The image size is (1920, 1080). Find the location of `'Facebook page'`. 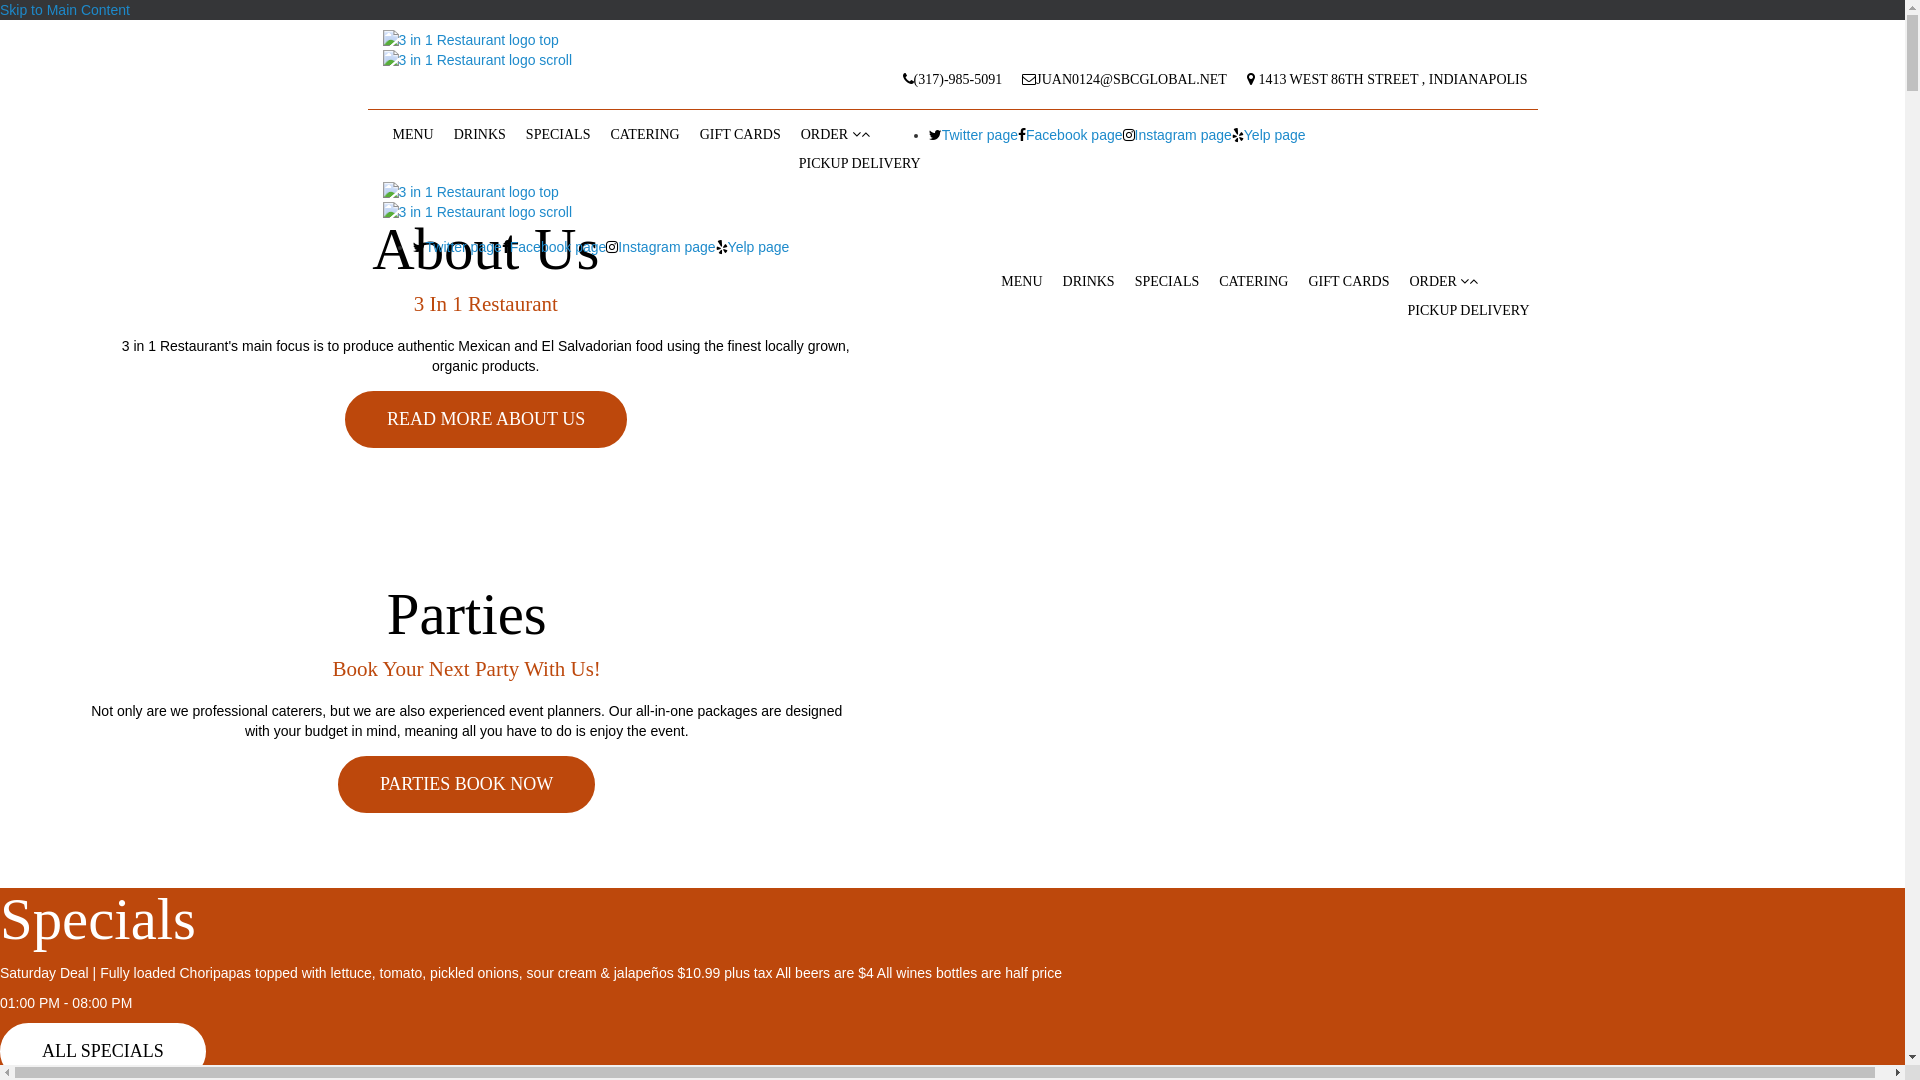

'Facebook page' is located at coordinates (554, 245).